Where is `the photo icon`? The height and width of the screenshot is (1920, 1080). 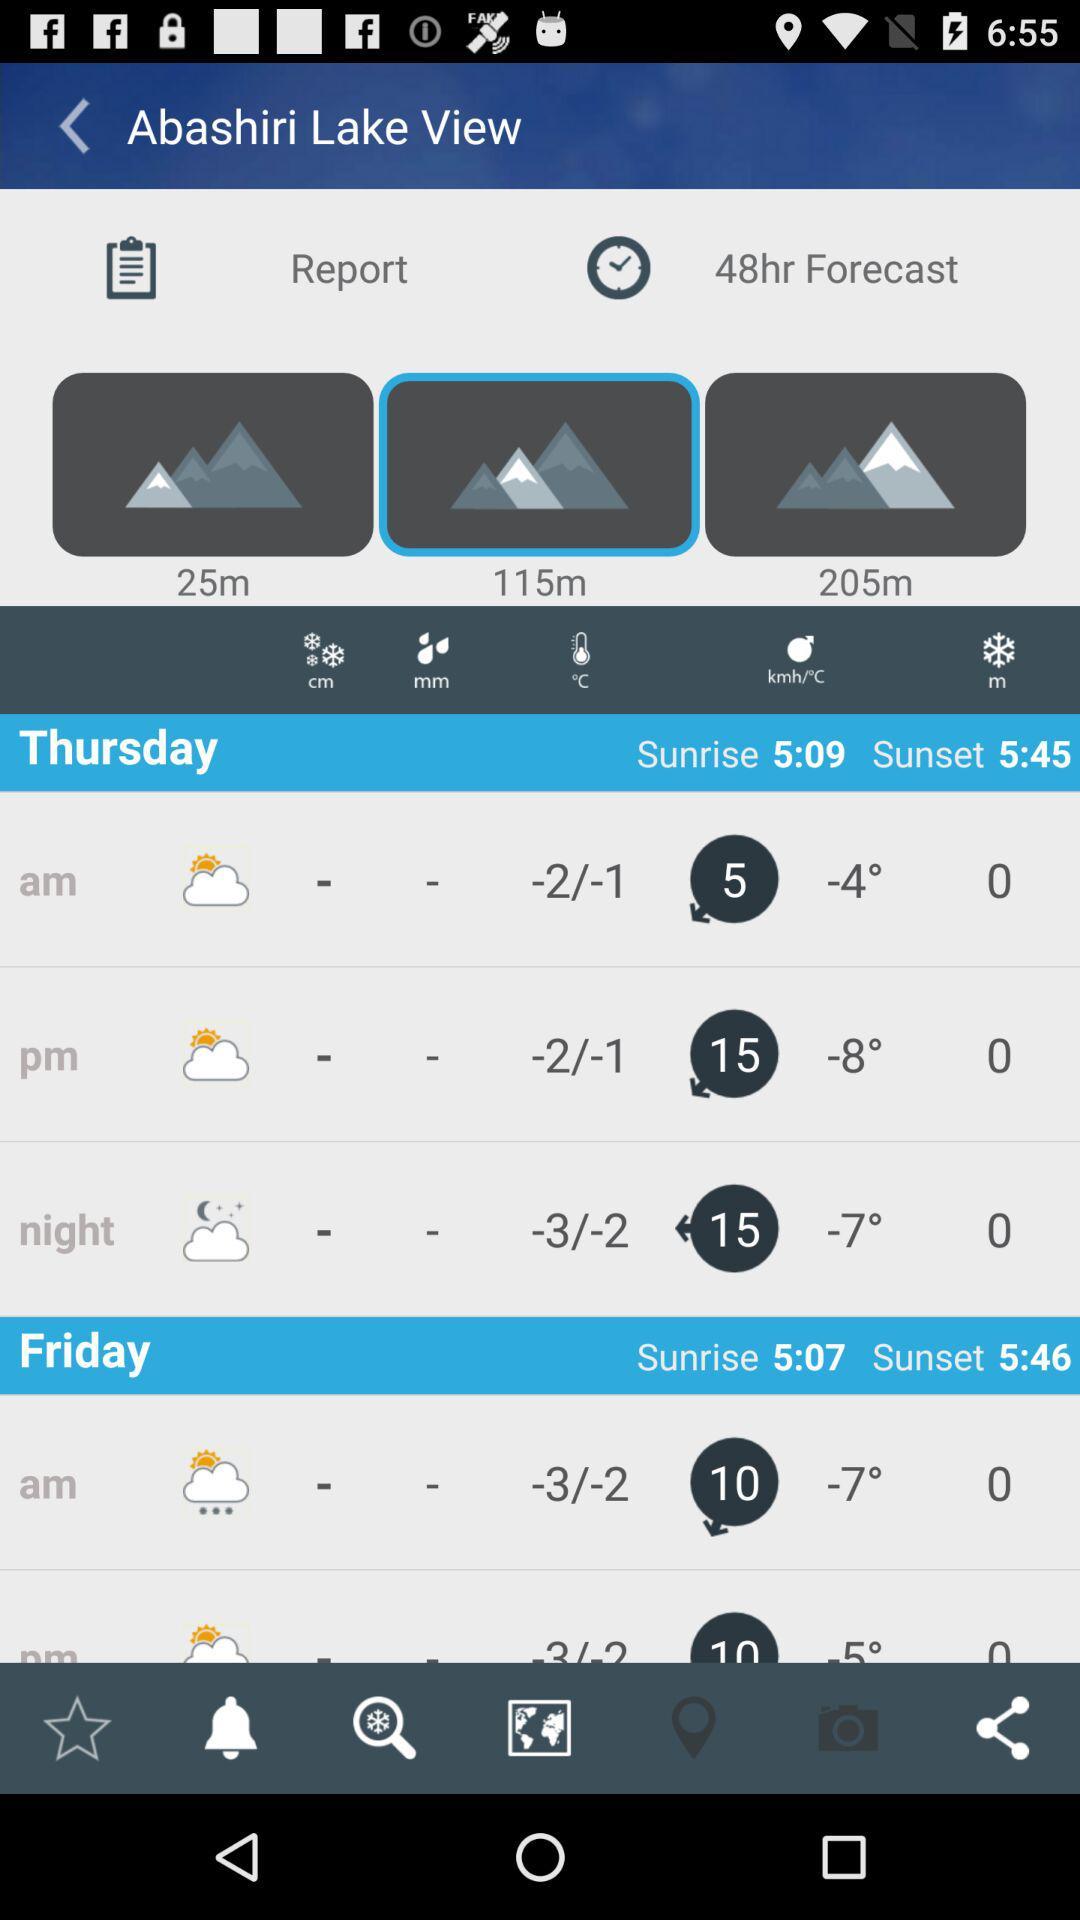
the photo icon is located at coordinates (848, 1848).